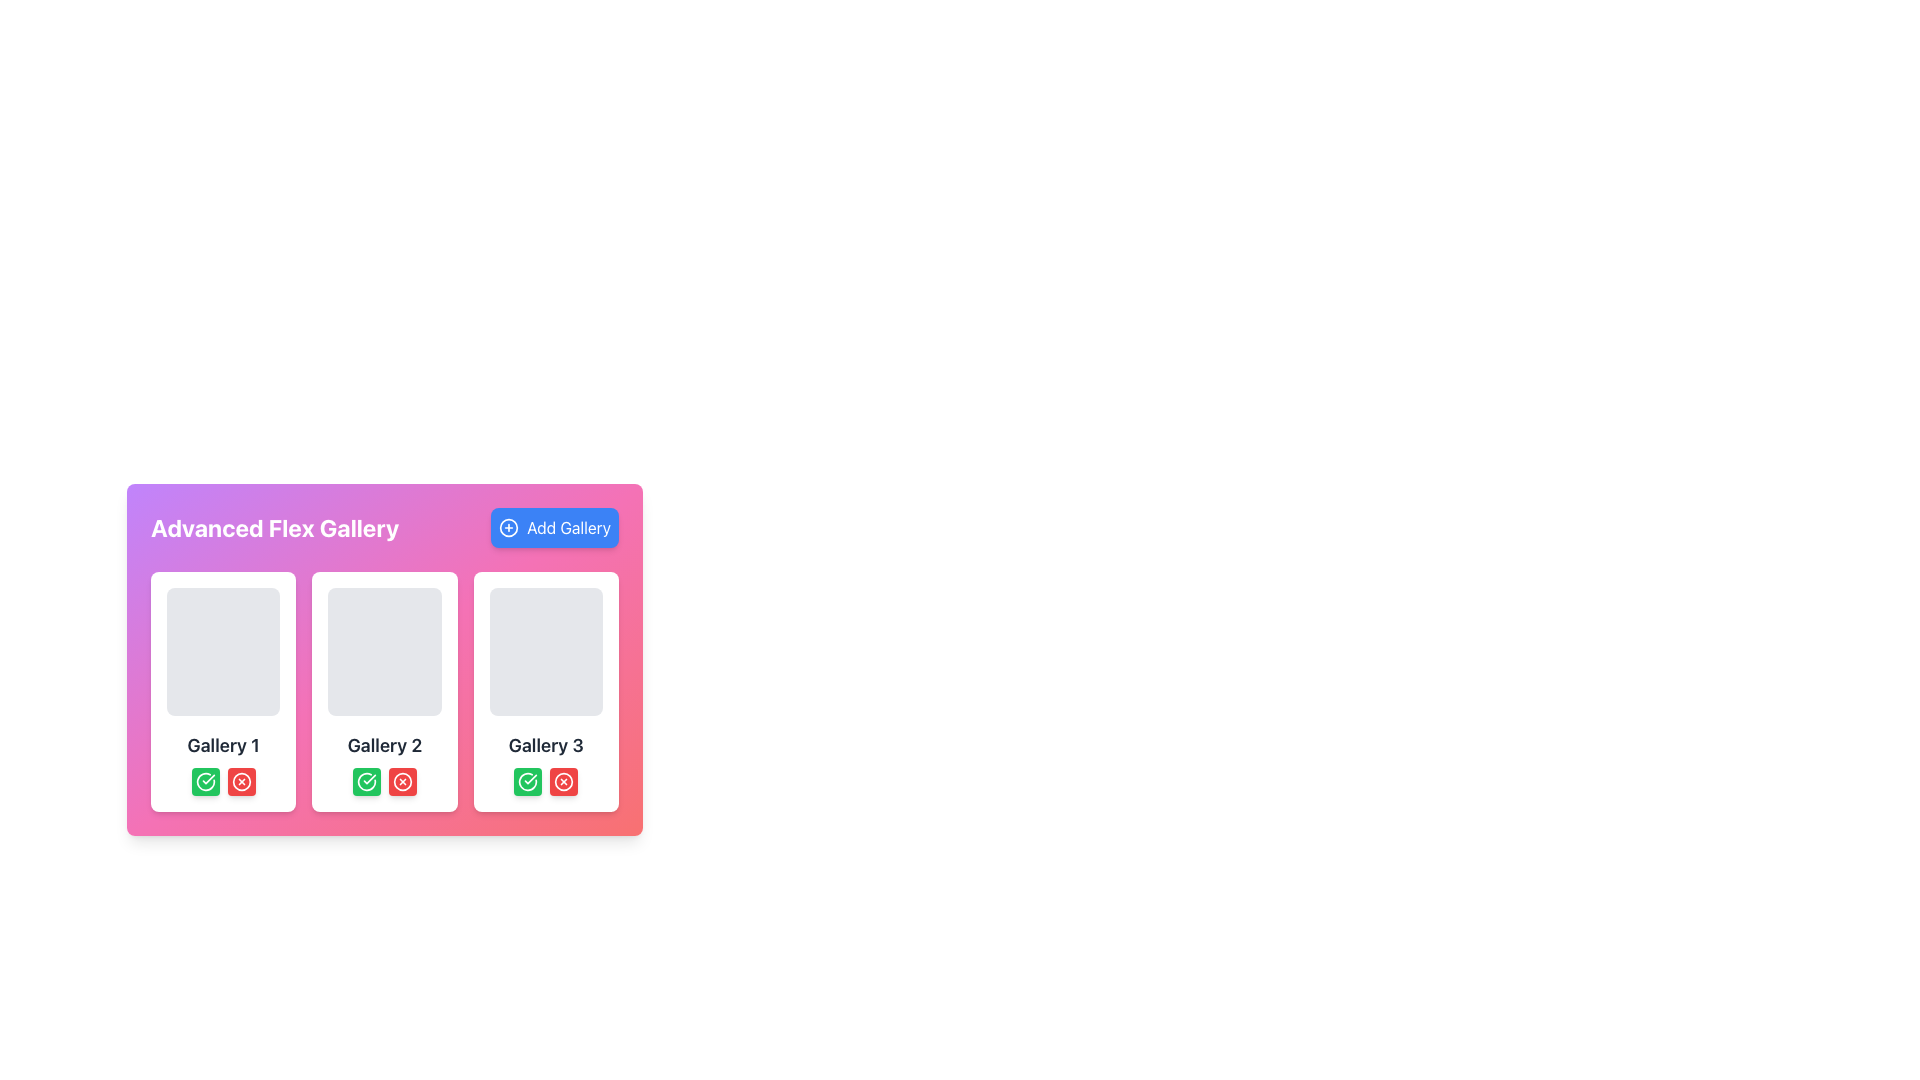 The image size is (1920, 1080). Describe the element at coordinates (223, 745) in the screenshot. I see `text label 'Gallery 1', which is styled in bold and larger font, located centrally under the image placeholder of the first gallery card` at that location.